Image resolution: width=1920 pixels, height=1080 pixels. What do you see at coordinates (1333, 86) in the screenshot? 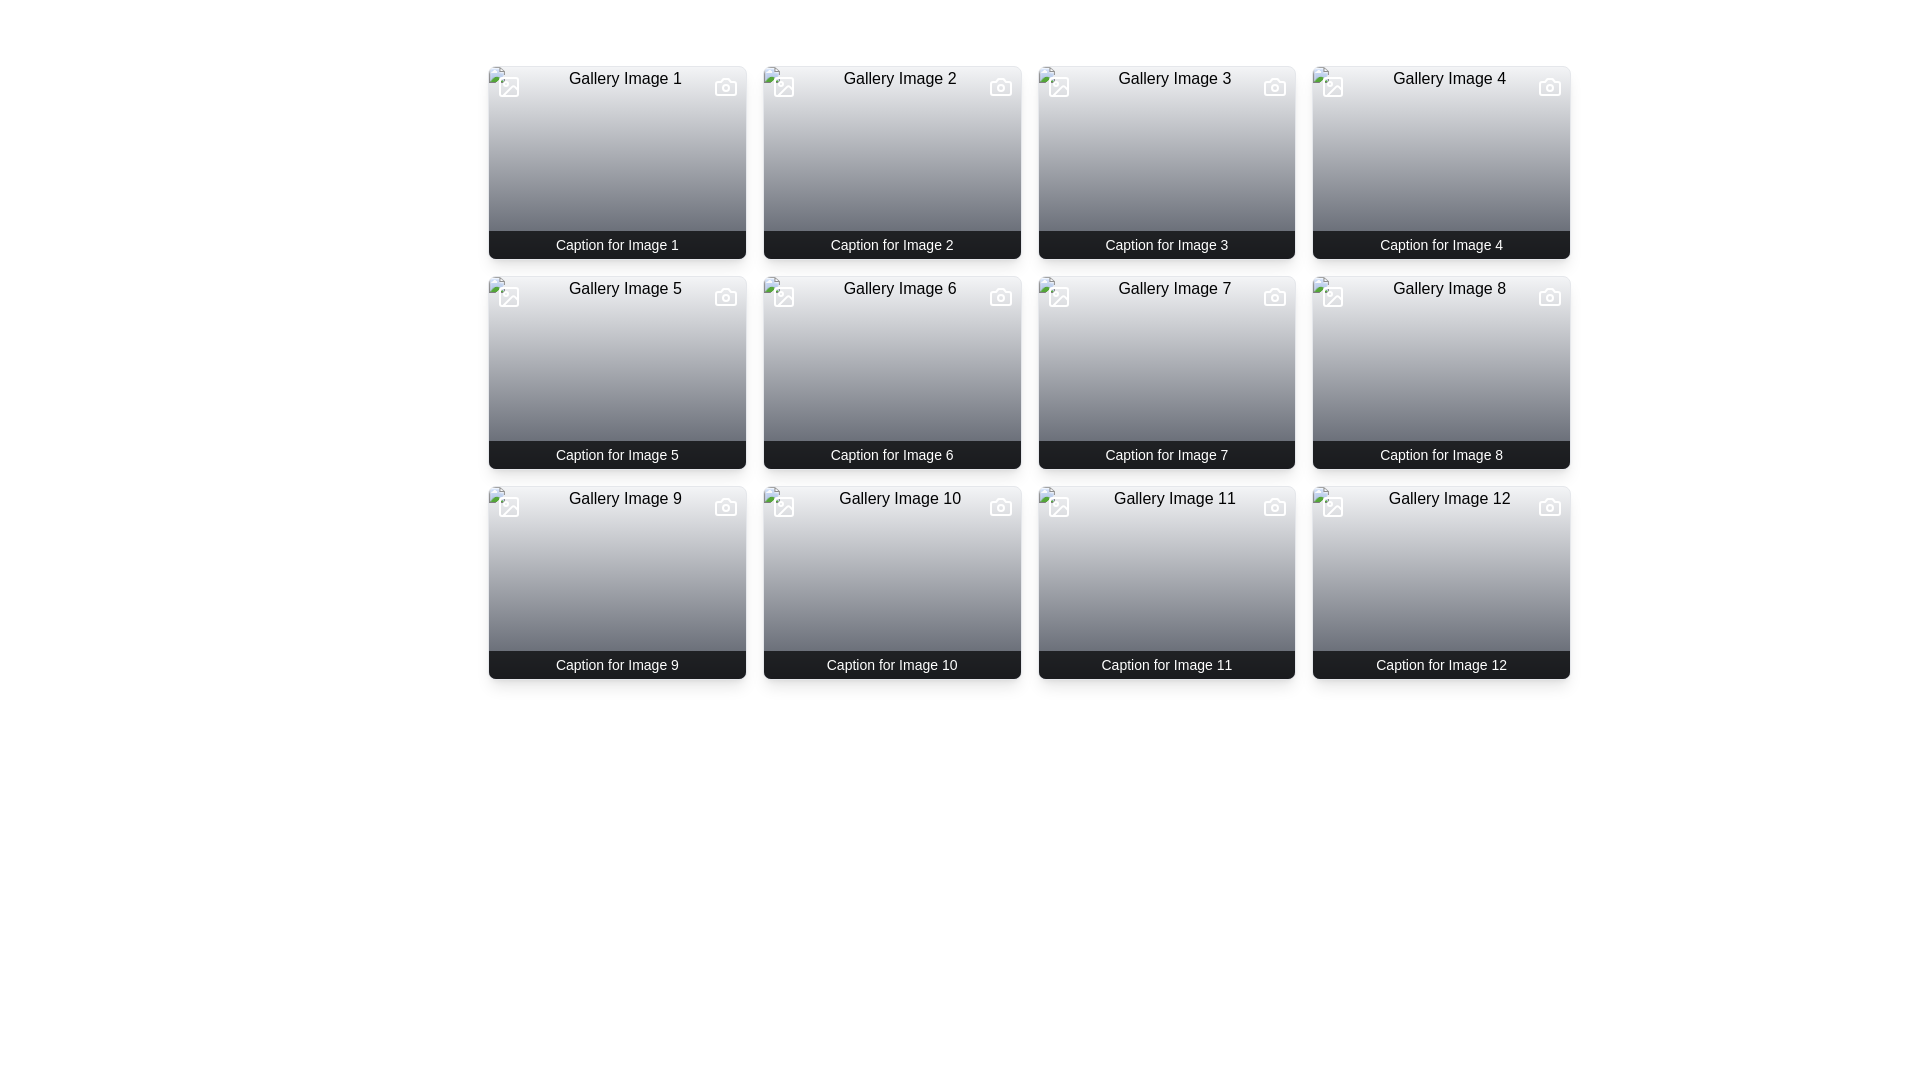
I see `the Decorative SVG shape (rounded rectangle) located in the top-left corner of the 'Gallery Image 4' card, which is part of an icon resembling an image frame` at bounding box center [1333, 86].